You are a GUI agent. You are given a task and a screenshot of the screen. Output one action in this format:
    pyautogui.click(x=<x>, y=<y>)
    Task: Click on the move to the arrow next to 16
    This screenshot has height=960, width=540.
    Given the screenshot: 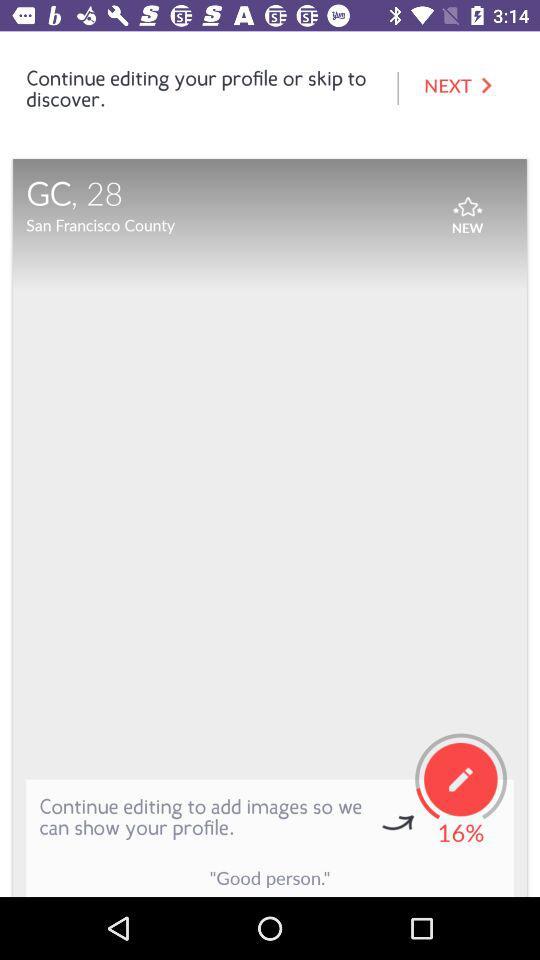 What is the action you would take?
    pyautogui.click(x=397, y=823)
    